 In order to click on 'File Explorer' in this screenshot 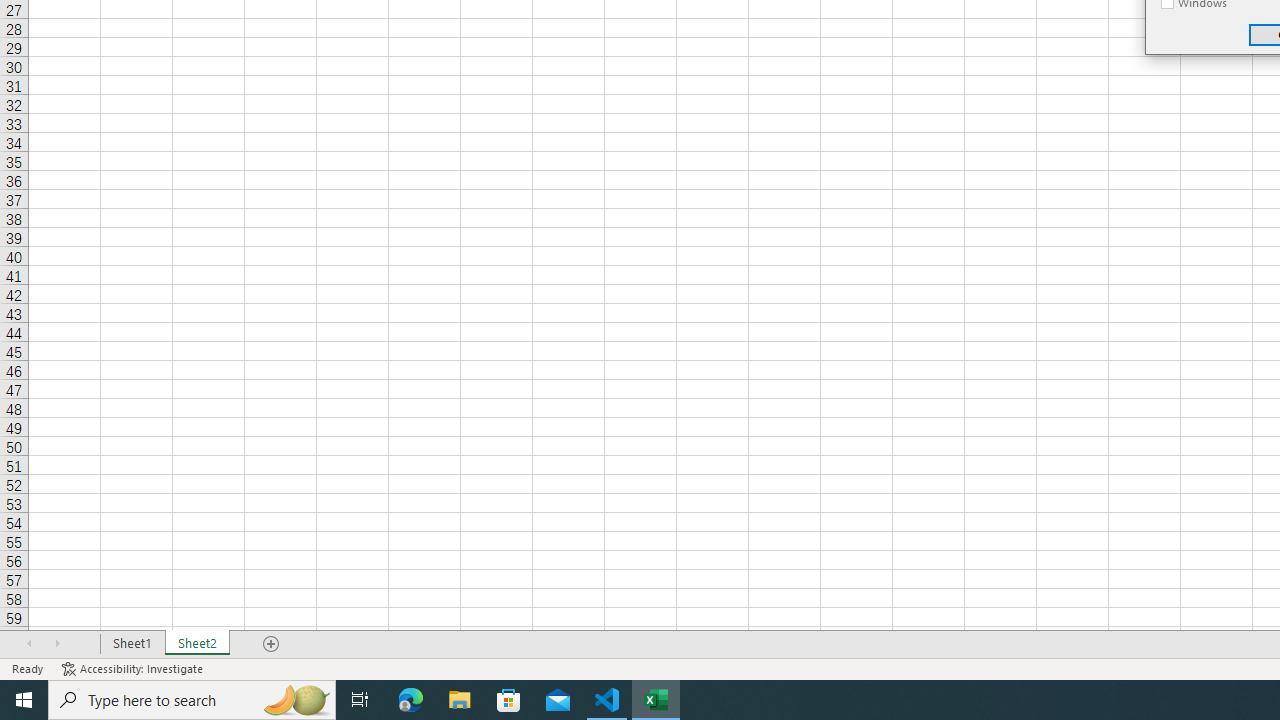, I will do `click(459, 698)`.